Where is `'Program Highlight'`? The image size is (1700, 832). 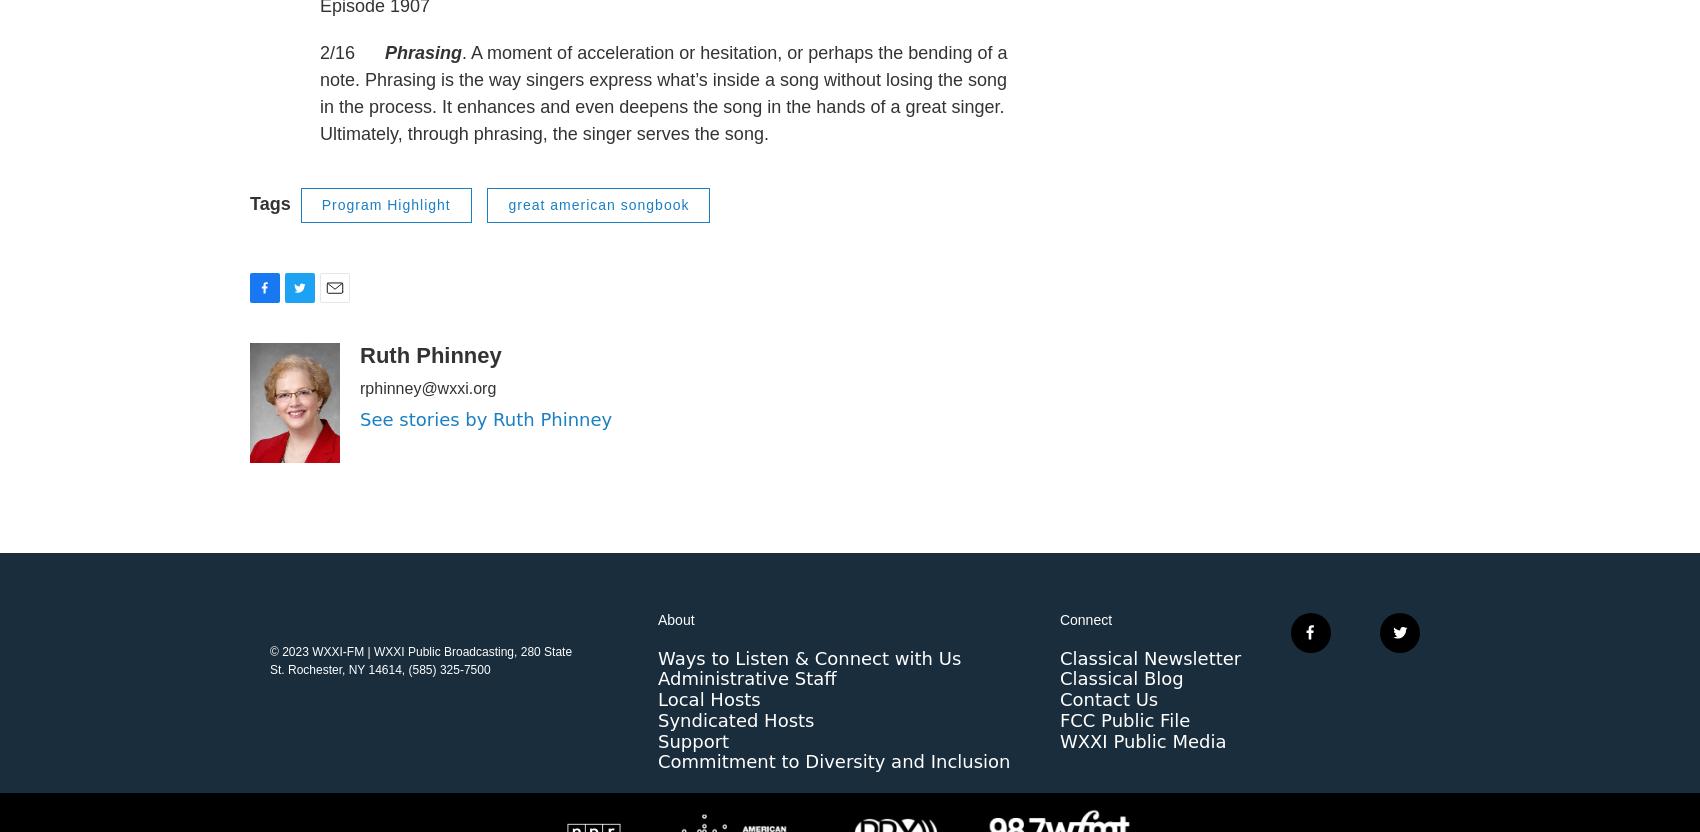 'Program Highlight' is located at coordinates (384, 245).